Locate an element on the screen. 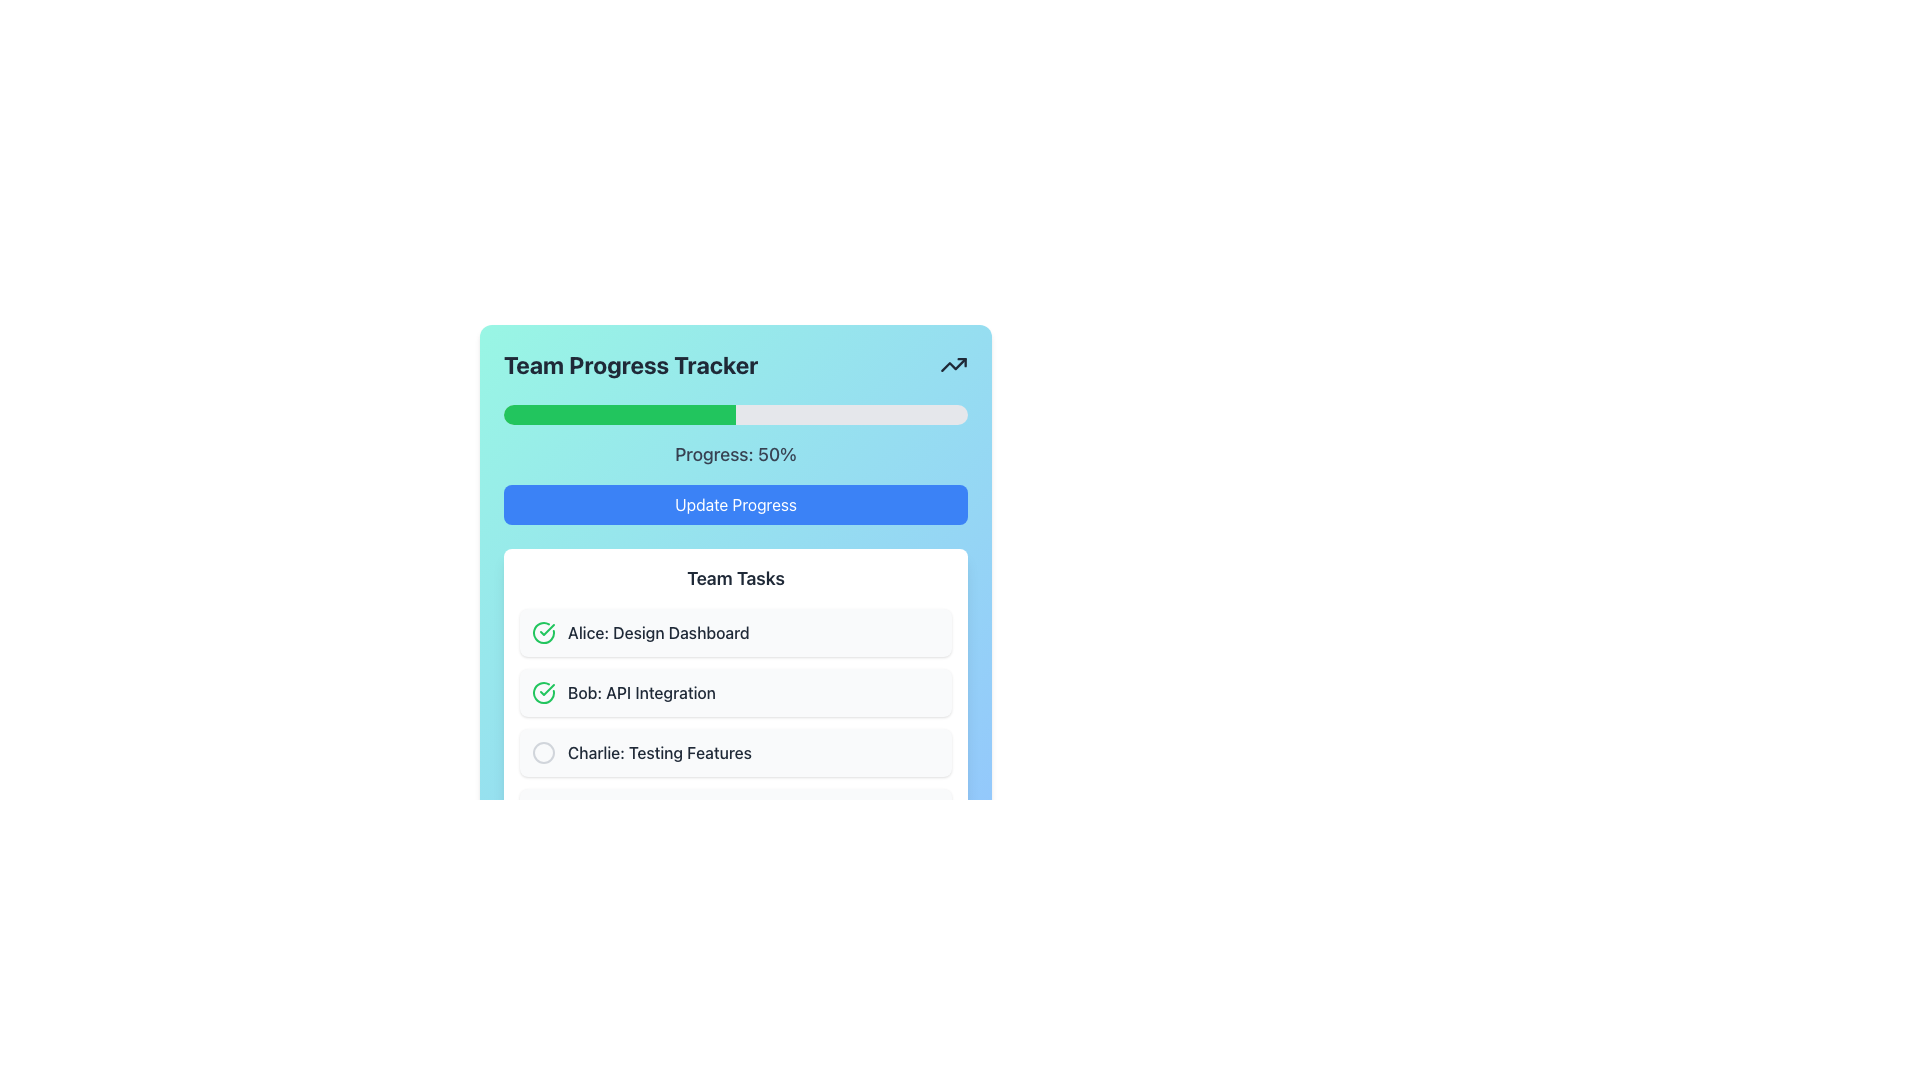 The height and width of the screenshot is (1080, 1920). the decorative SVG graphic element that represents the status of 'Bob: API Integration' within the 'Team Tasks' panel is located at coordinates (543, 692).